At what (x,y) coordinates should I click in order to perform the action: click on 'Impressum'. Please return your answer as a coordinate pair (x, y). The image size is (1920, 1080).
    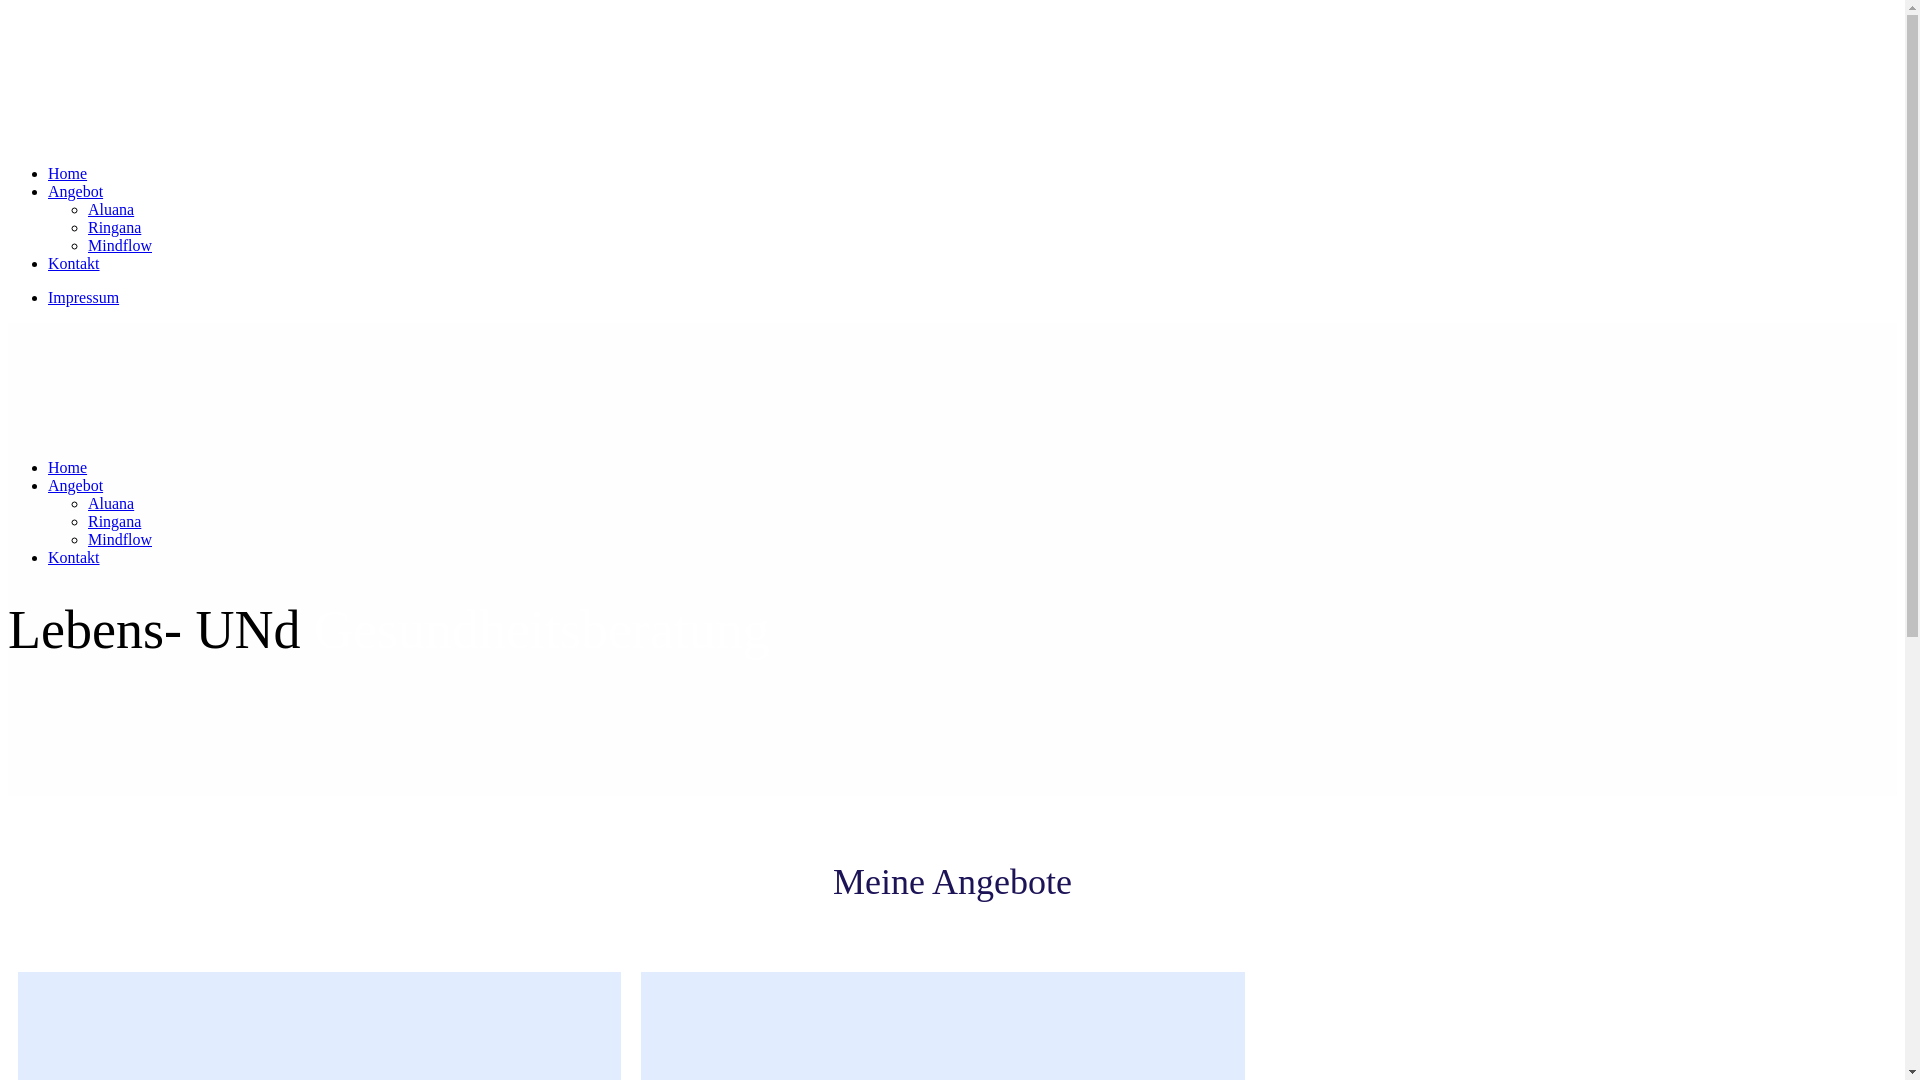
    Looking at the image, I should click on (82, 297).